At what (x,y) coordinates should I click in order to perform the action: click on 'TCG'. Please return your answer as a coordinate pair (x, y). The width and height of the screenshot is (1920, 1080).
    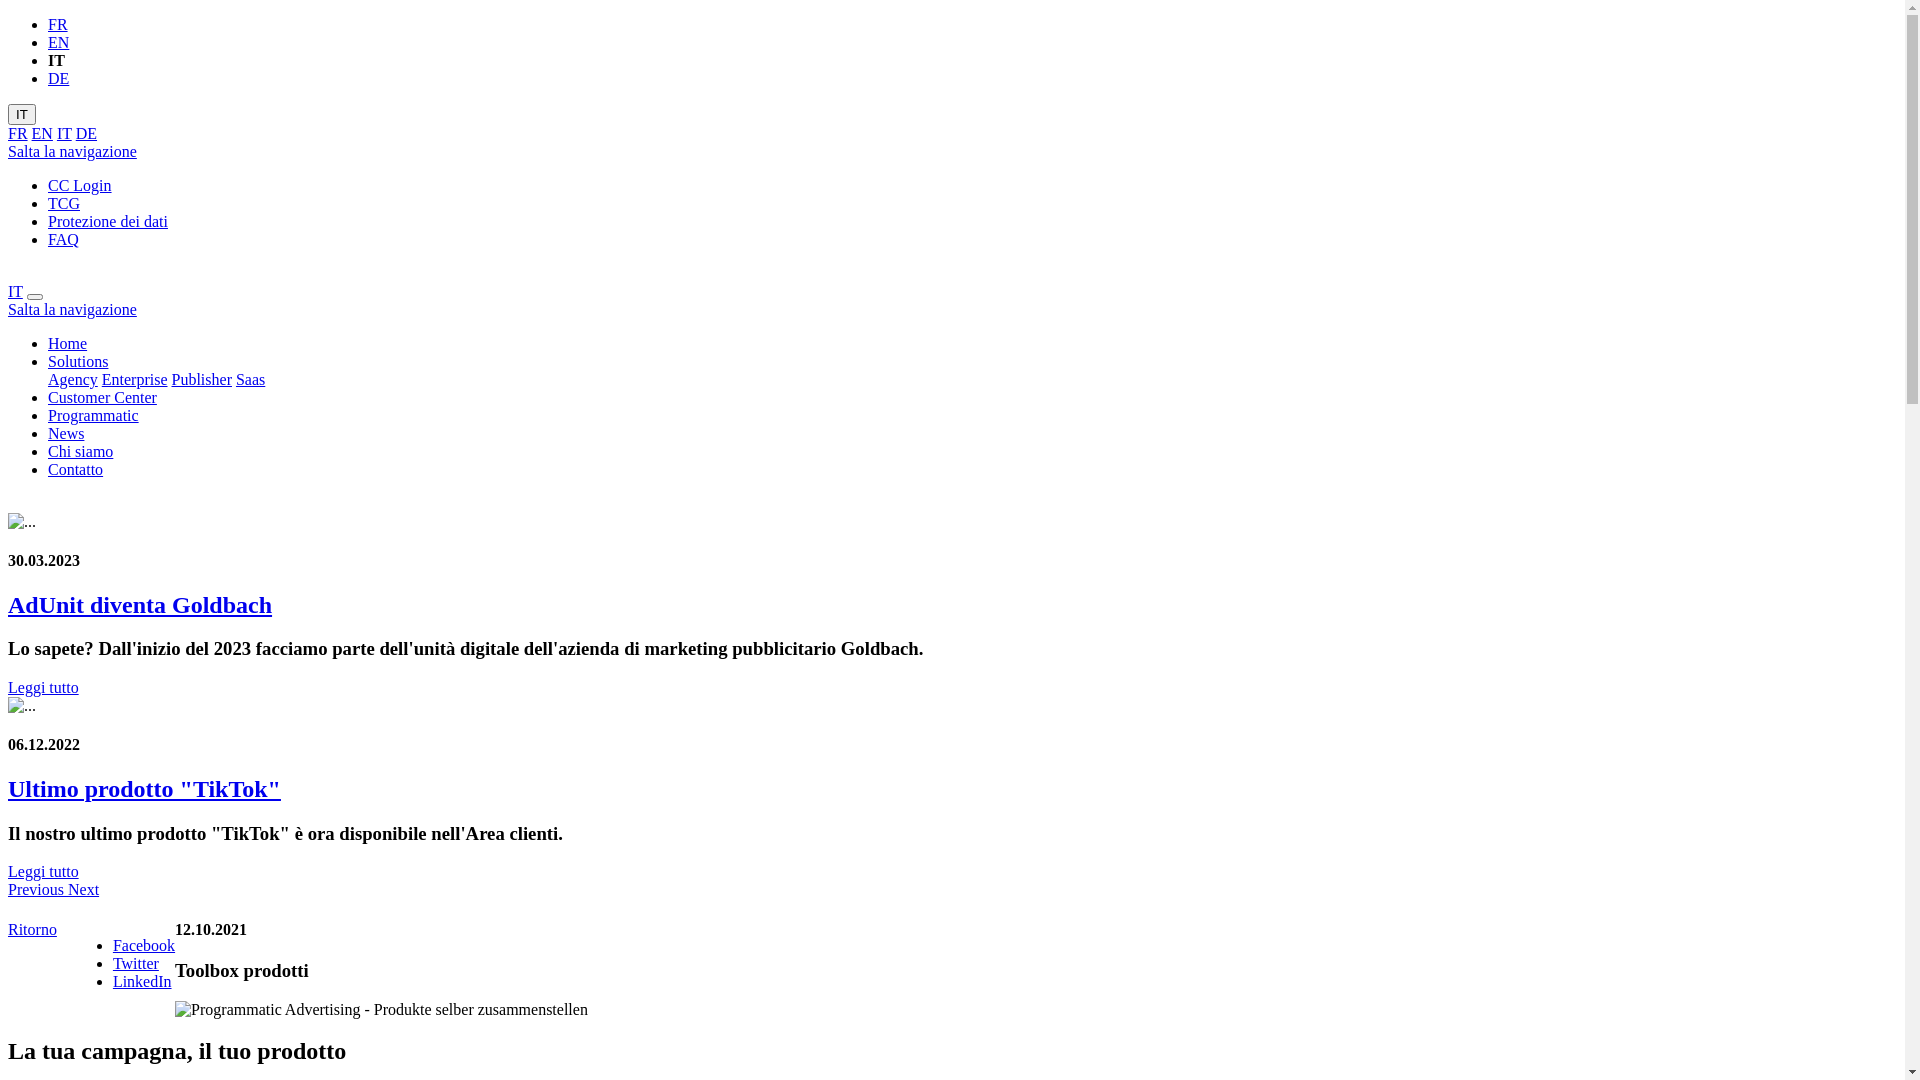
    Looking at the image, I should click on (63, 203).